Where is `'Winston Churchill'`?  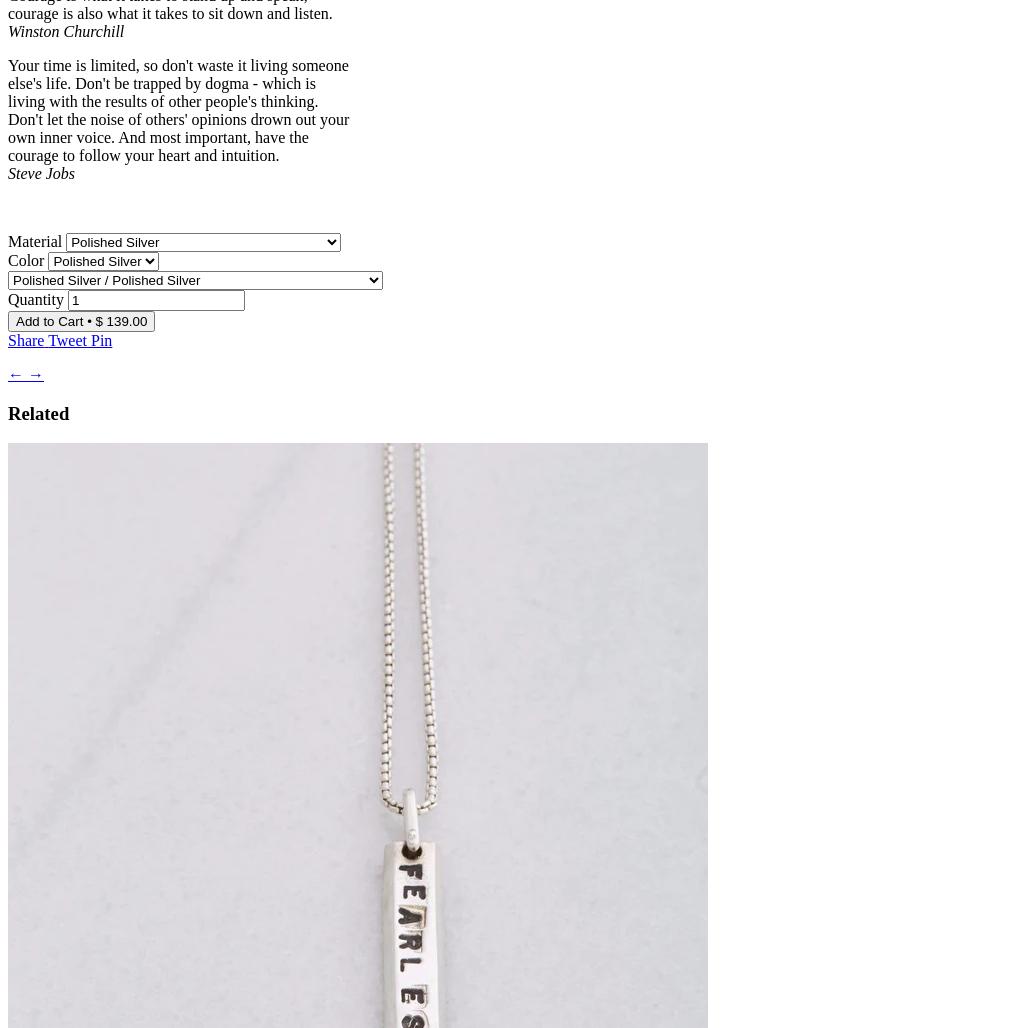 'Winston Churchill' is located at coordinates (66, 30).